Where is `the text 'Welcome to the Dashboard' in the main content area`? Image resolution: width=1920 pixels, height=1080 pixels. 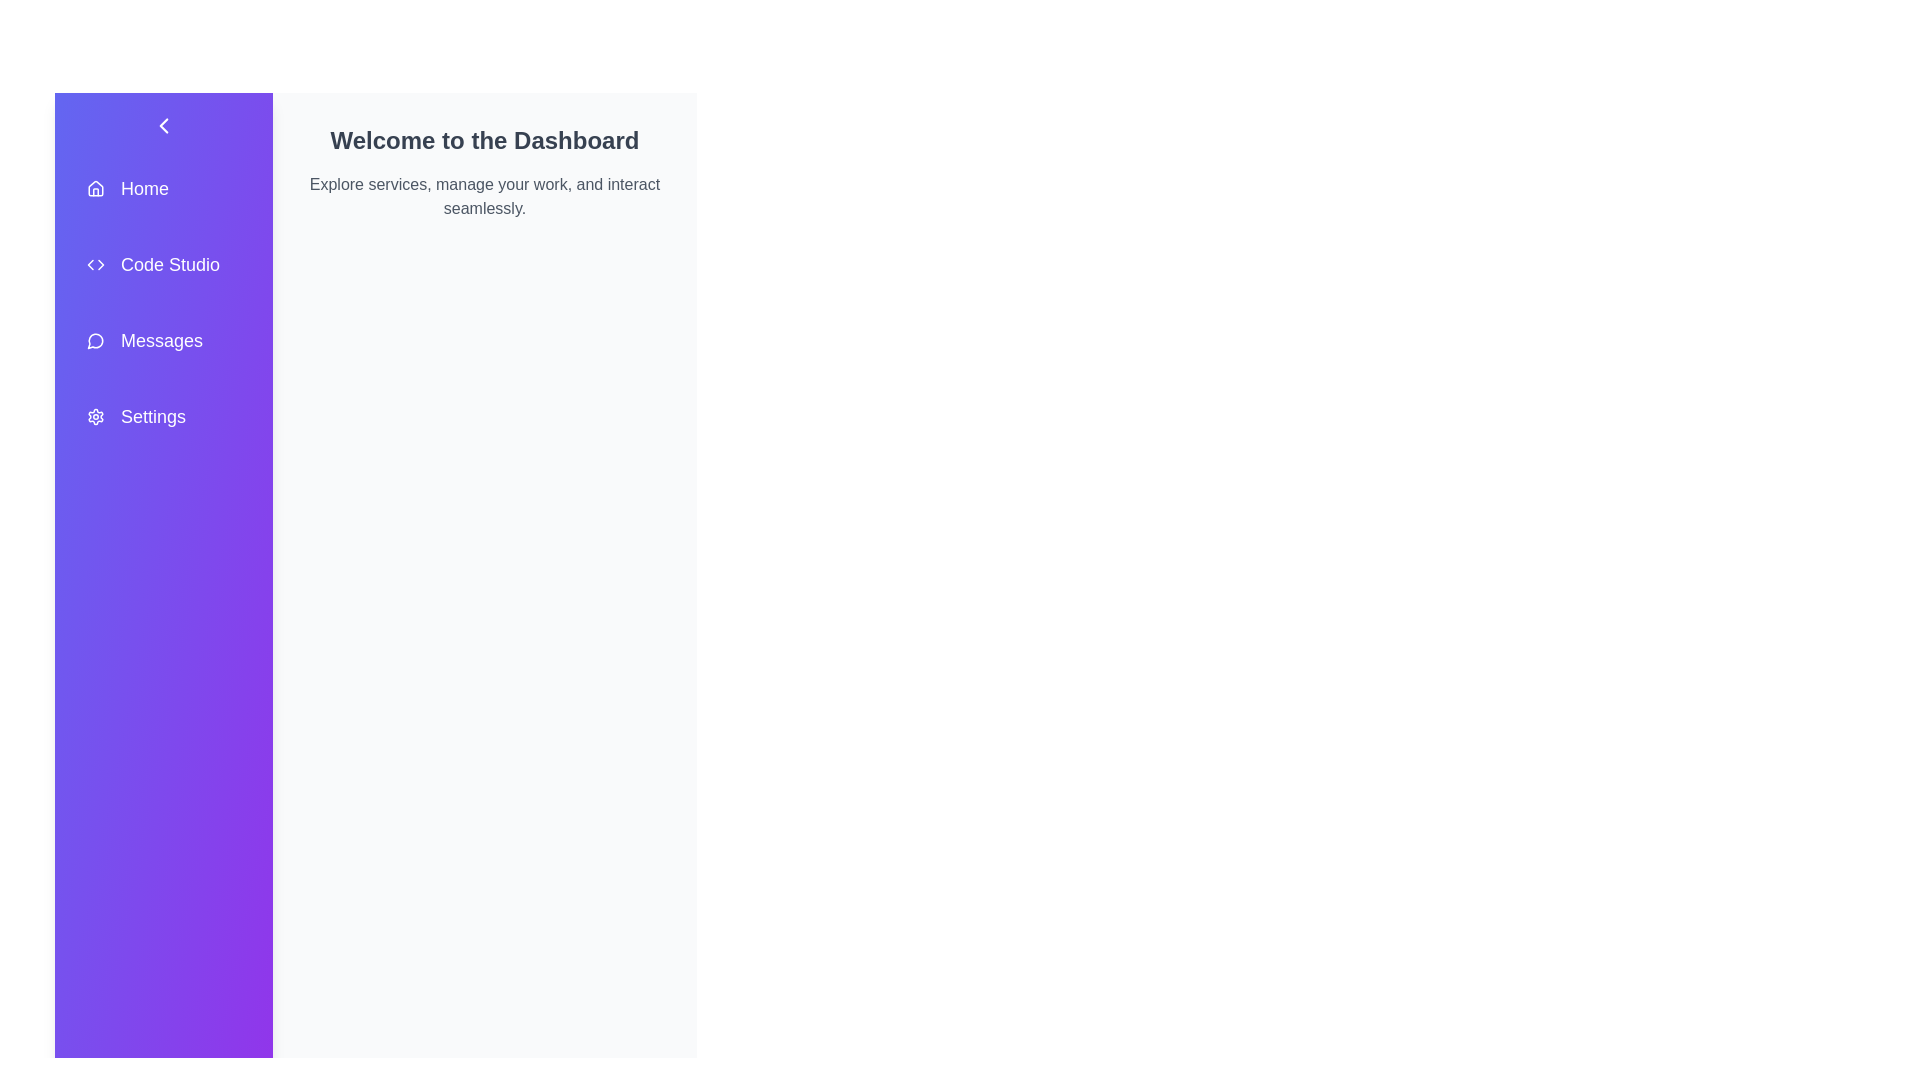
the text 'Welcome to the Dashboard' in the main content area is located at coordinates (304, 124).